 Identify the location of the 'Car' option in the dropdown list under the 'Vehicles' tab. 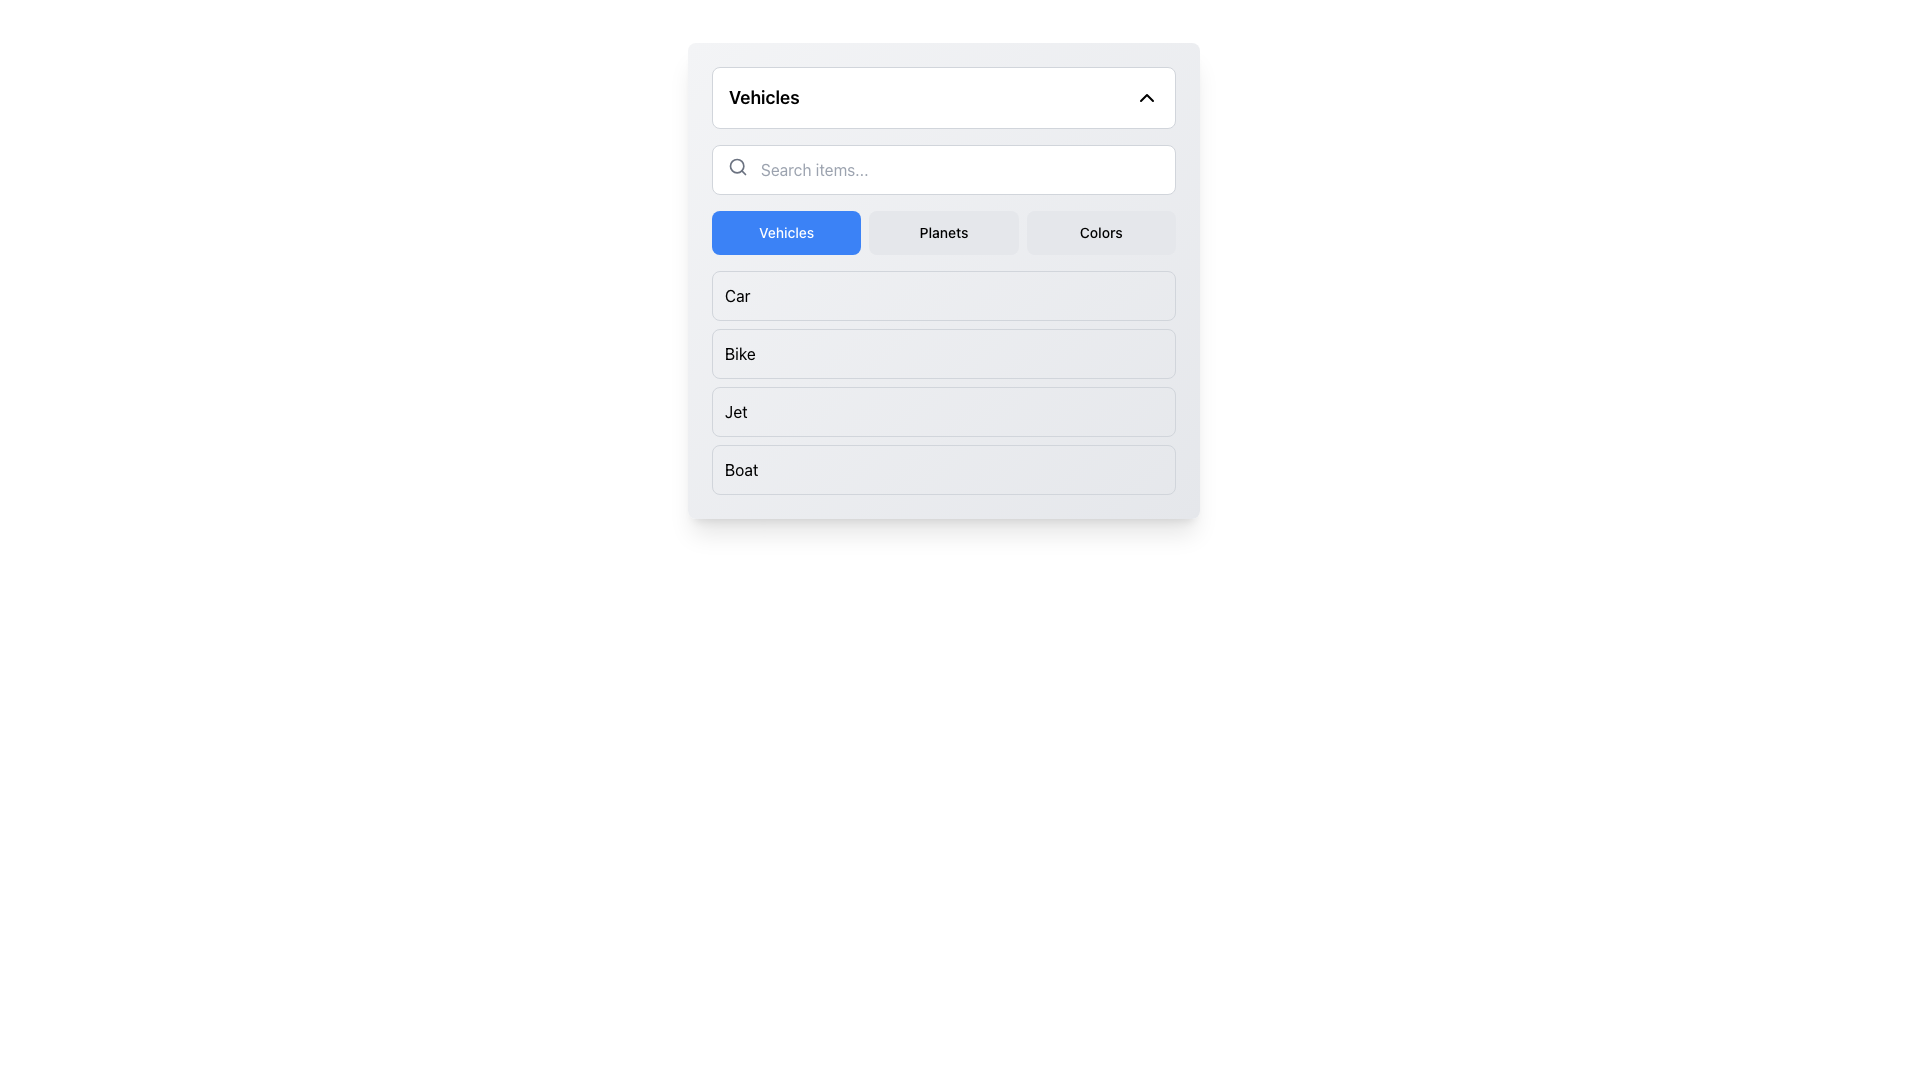
(736, 296).